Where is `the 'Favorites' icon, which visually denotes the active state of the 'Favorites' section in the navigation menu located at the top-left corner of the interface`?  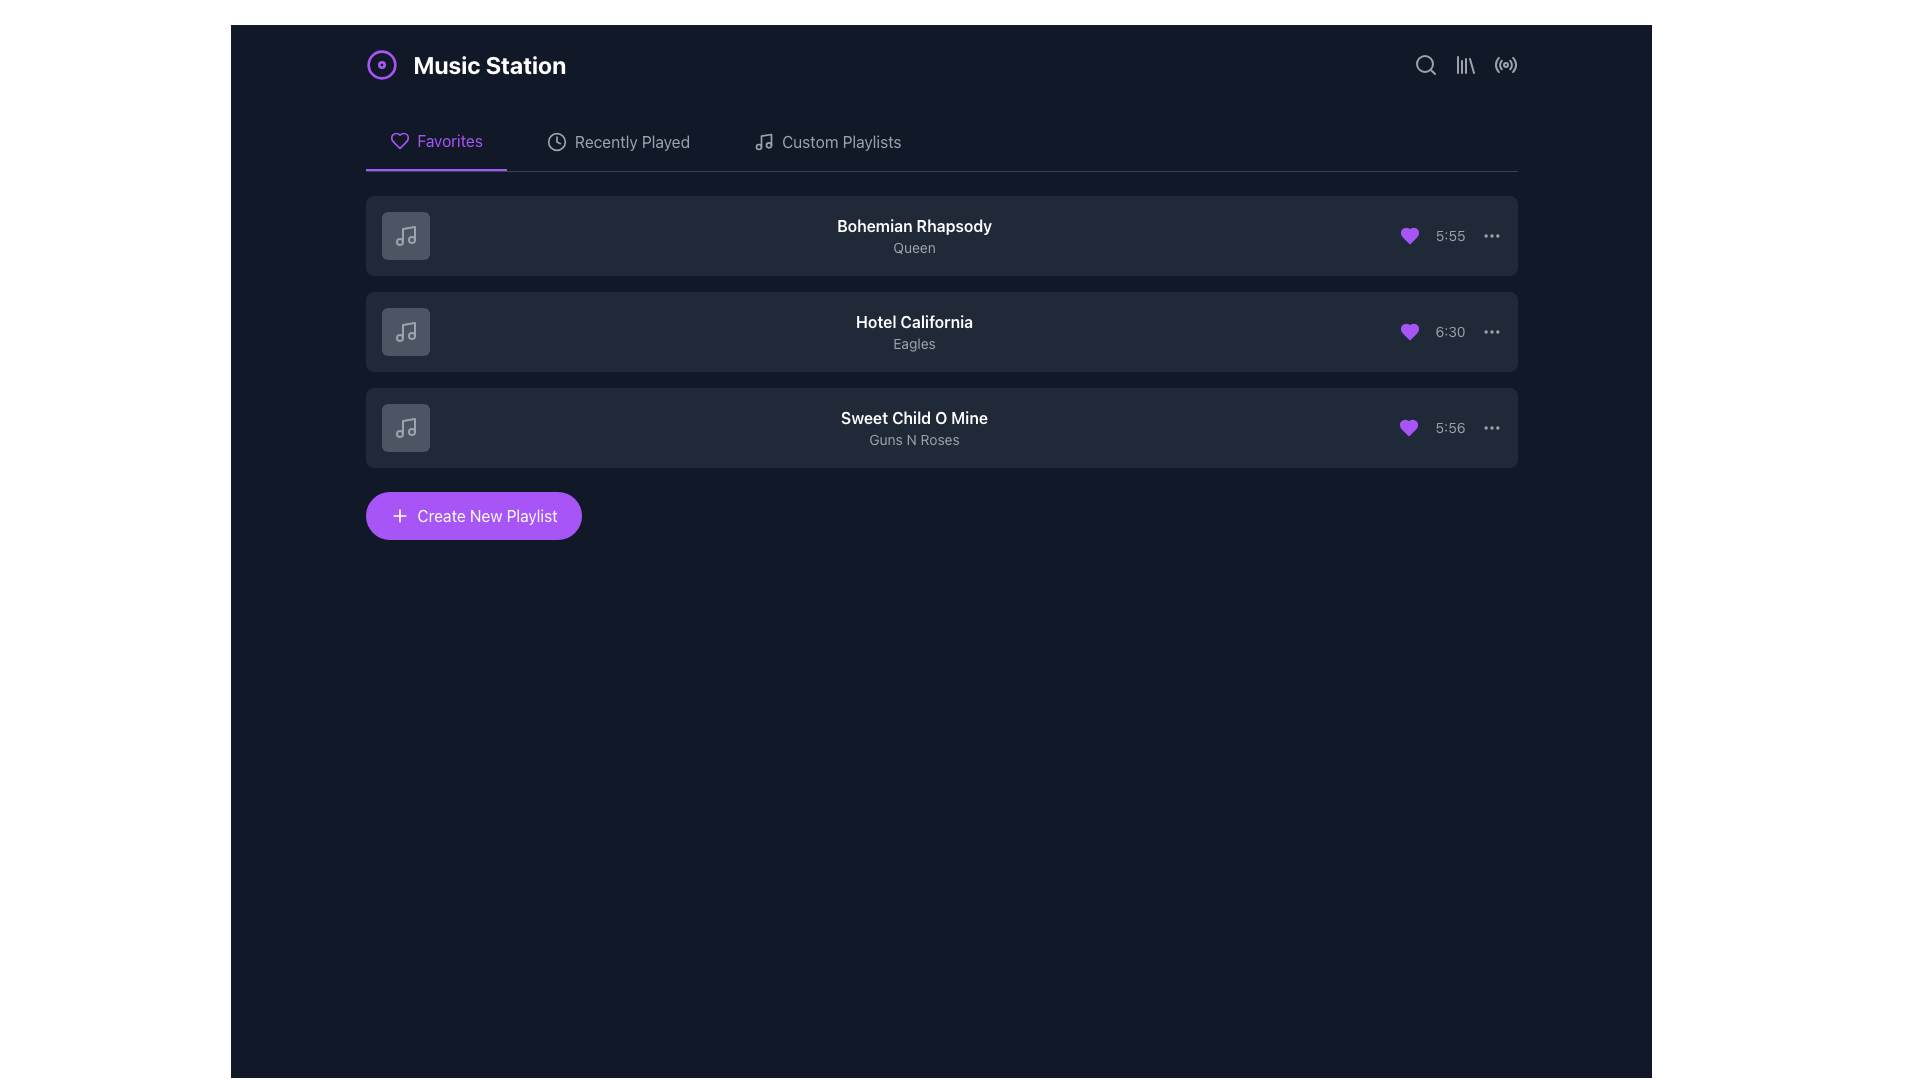
the 'Favorites' icon, which visually denotes the active state of the 'Favorites' section in the navigation menu located at the top-left corner of the interface is located at coordinates (399, 140).